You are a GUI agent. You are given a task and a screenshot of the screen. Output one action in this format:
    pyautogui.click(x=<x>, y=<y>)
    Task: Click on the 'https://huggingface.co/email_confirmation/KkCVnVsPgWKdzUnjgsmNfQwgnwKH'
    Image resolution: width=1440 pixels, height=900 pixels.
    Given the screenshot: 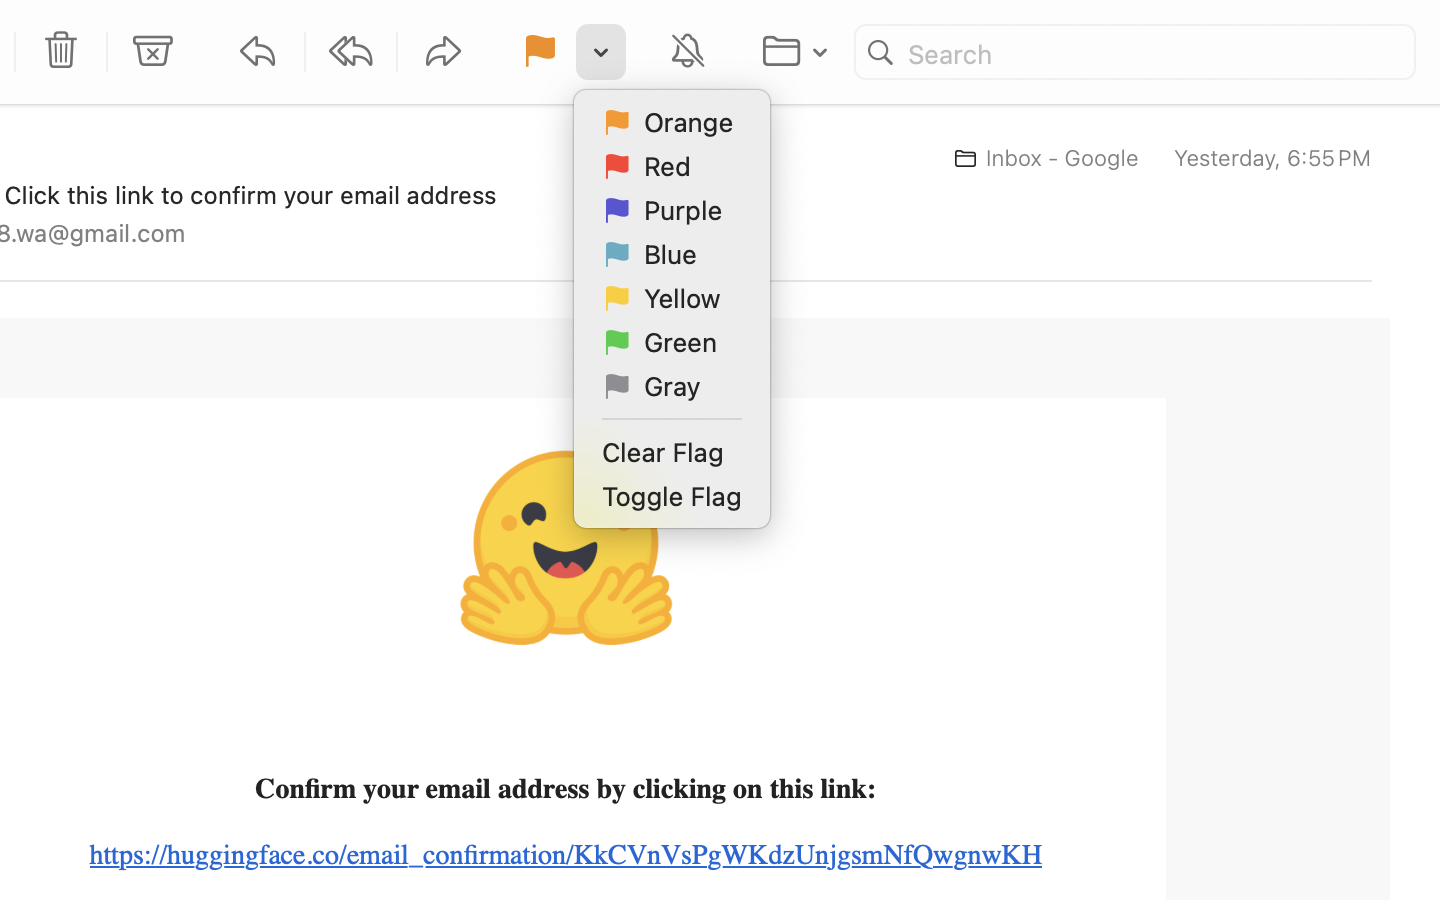 What is the action you would take?
    pyautogui.click(x=566, y=855)
    